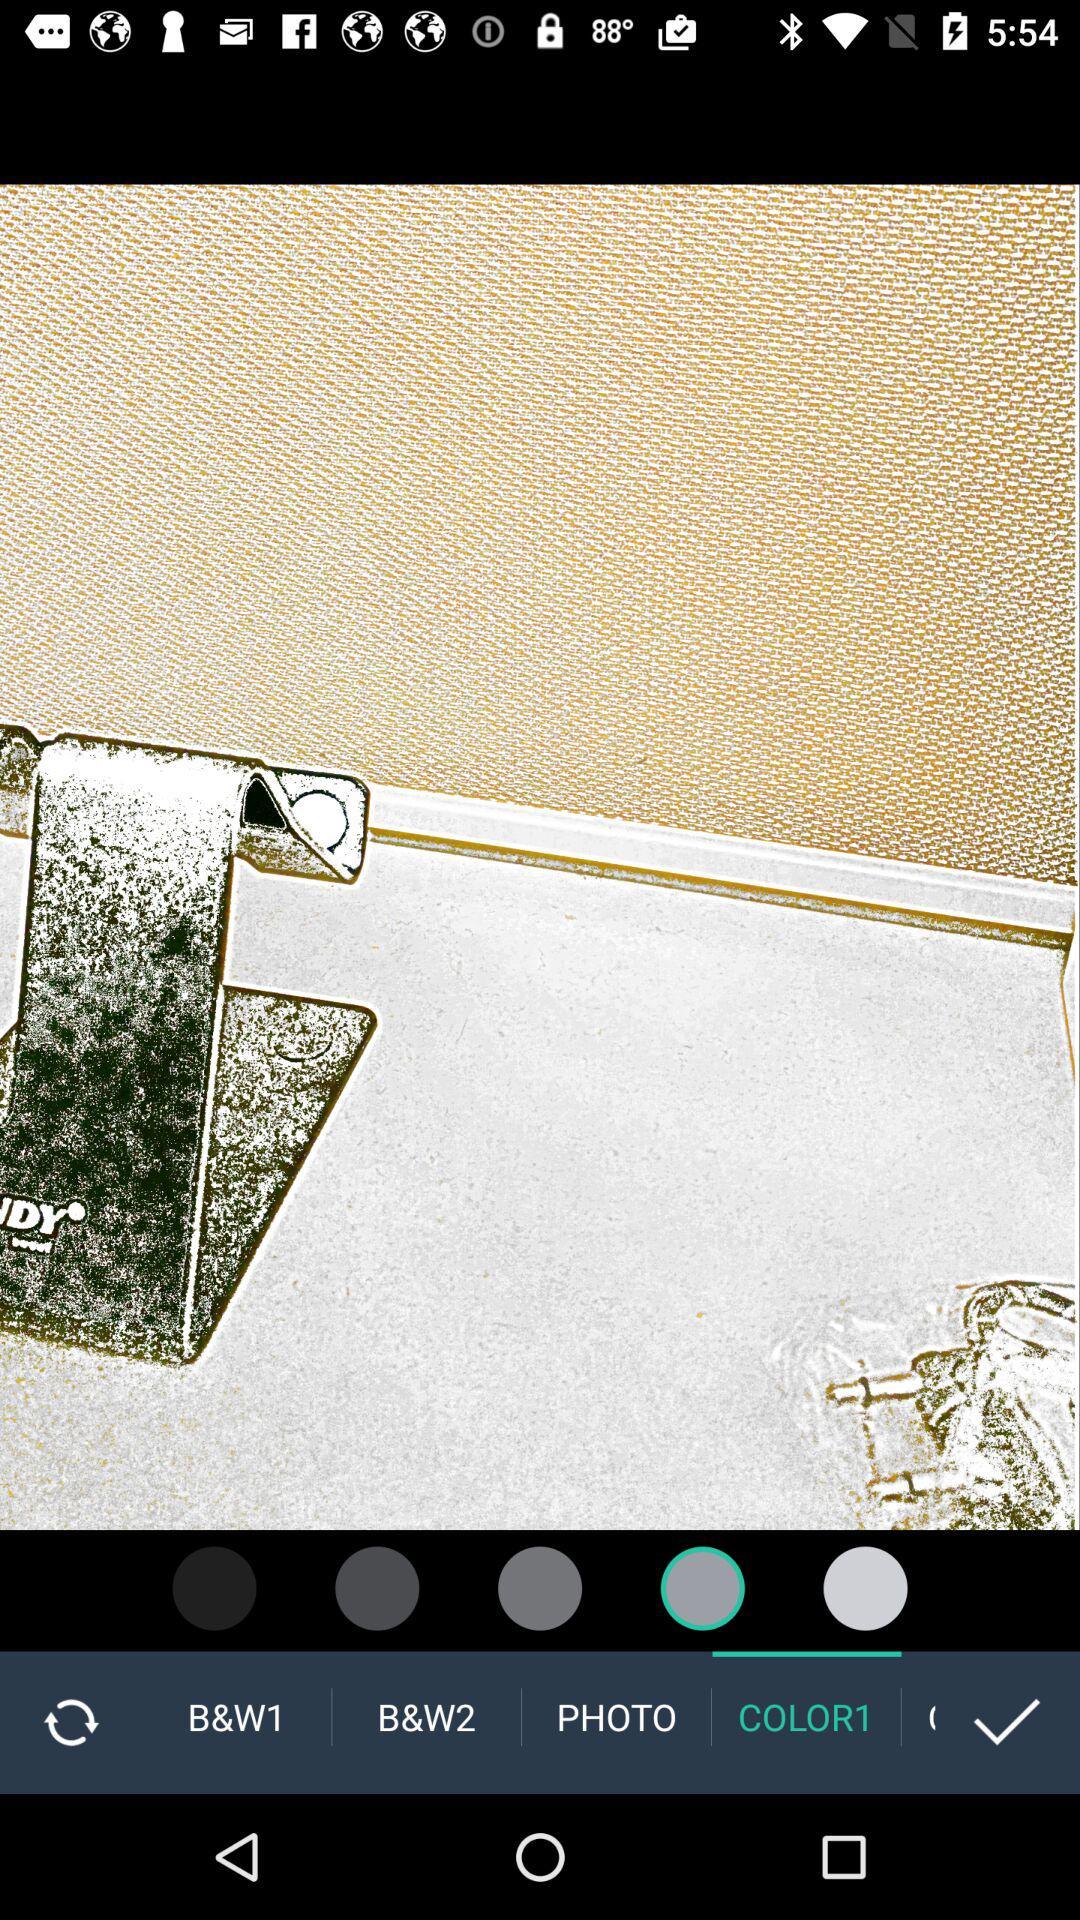 The image size is (1080, 1920). I want to click on photo, so click(615, 1716).